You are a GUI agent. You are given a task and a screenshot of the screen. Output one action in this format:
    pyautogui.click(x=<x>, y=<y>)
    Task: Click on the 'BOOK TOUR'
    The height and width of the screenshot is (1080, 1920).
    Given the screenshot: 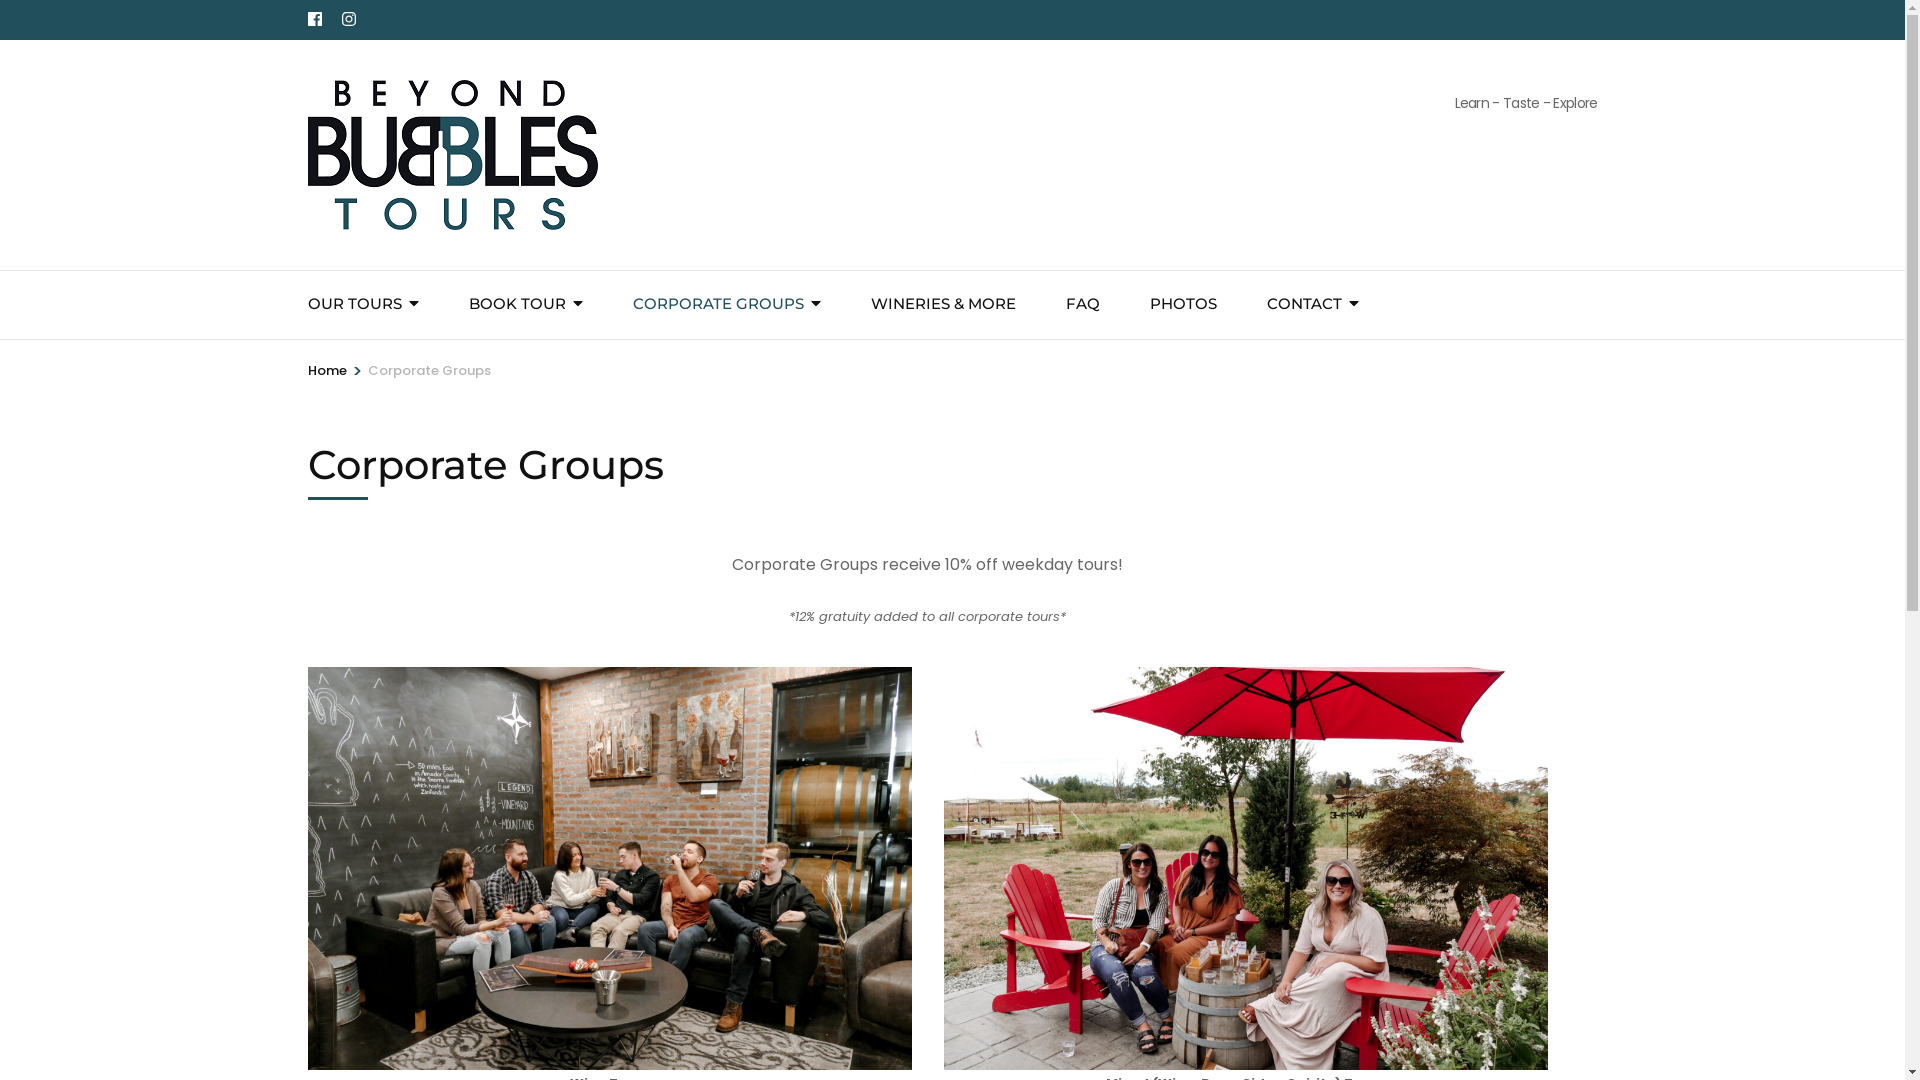 What is the action you would take?
    pyautogui.click(x=466, y=304)
    